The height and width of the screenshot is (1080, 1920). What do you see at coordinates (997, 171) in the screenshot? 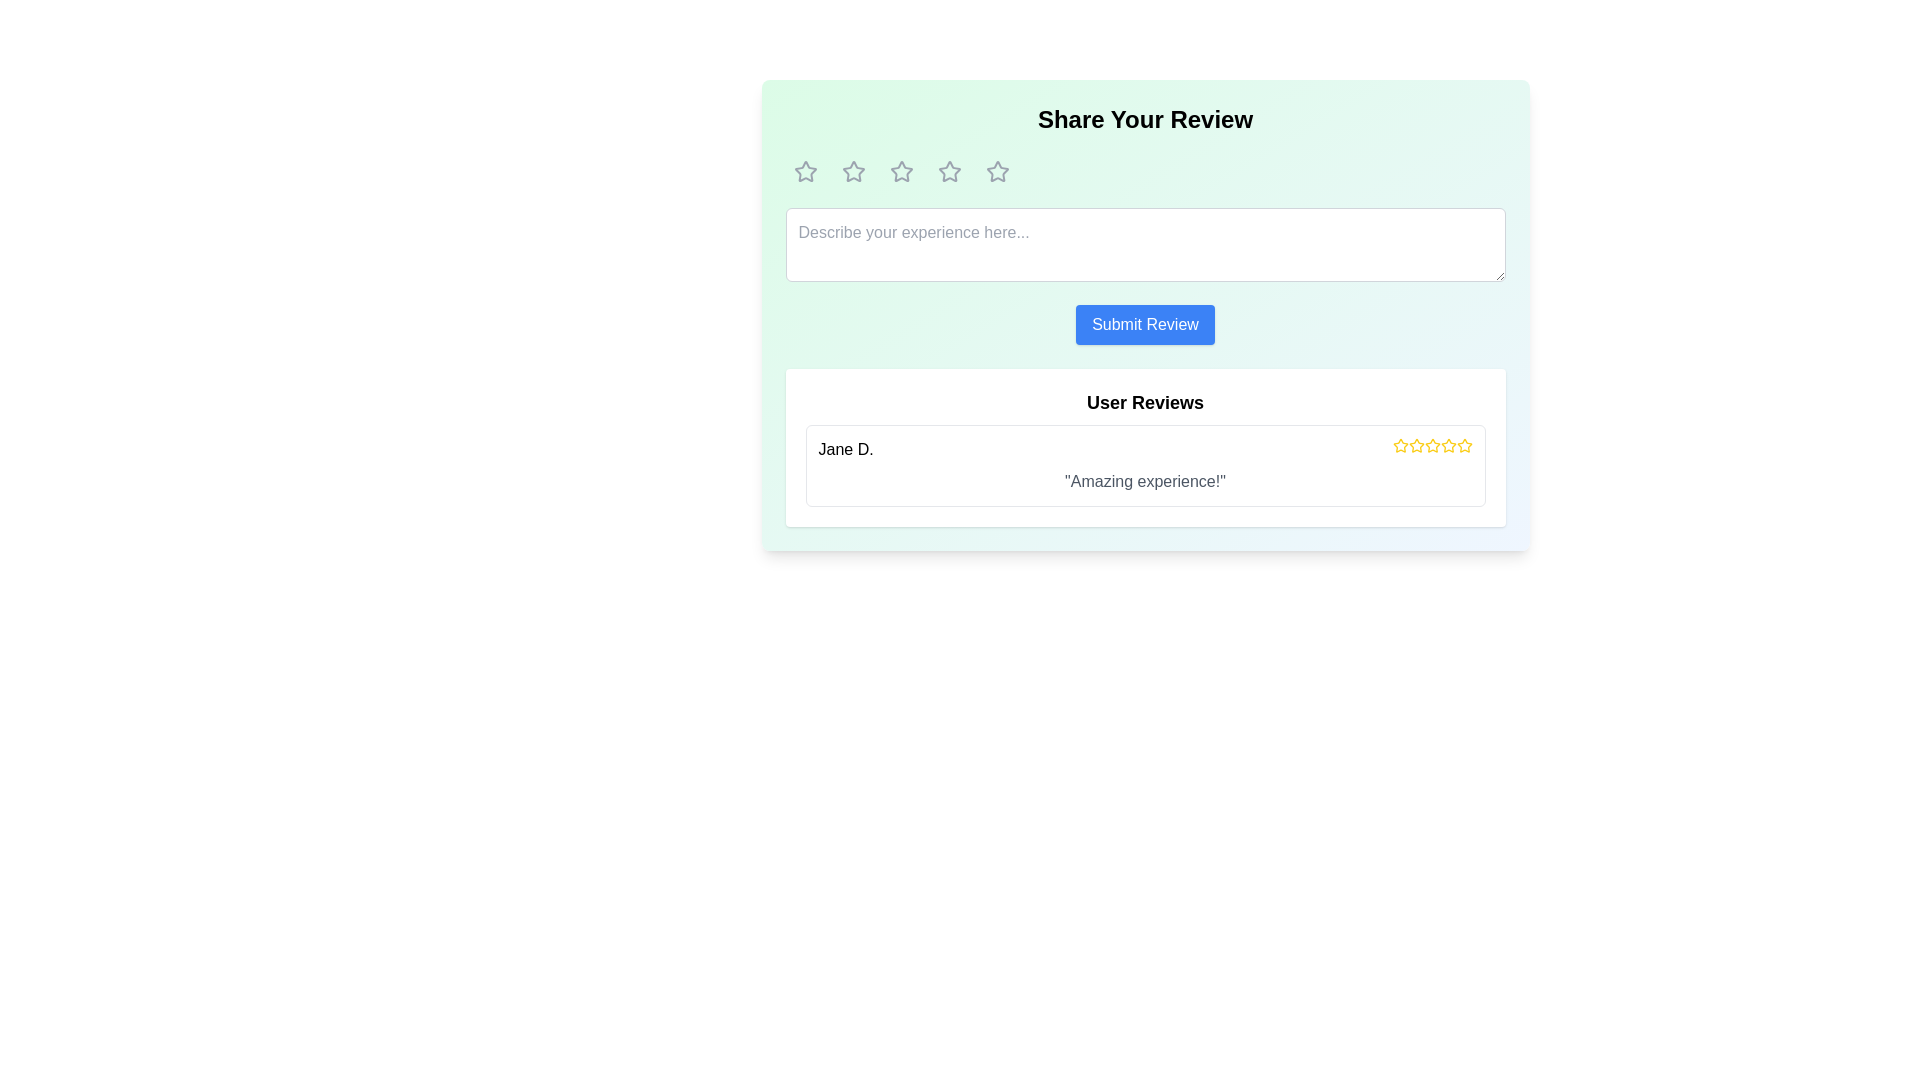
I see `the 5th star icon in the rating system` at bounding box center [997, 171].